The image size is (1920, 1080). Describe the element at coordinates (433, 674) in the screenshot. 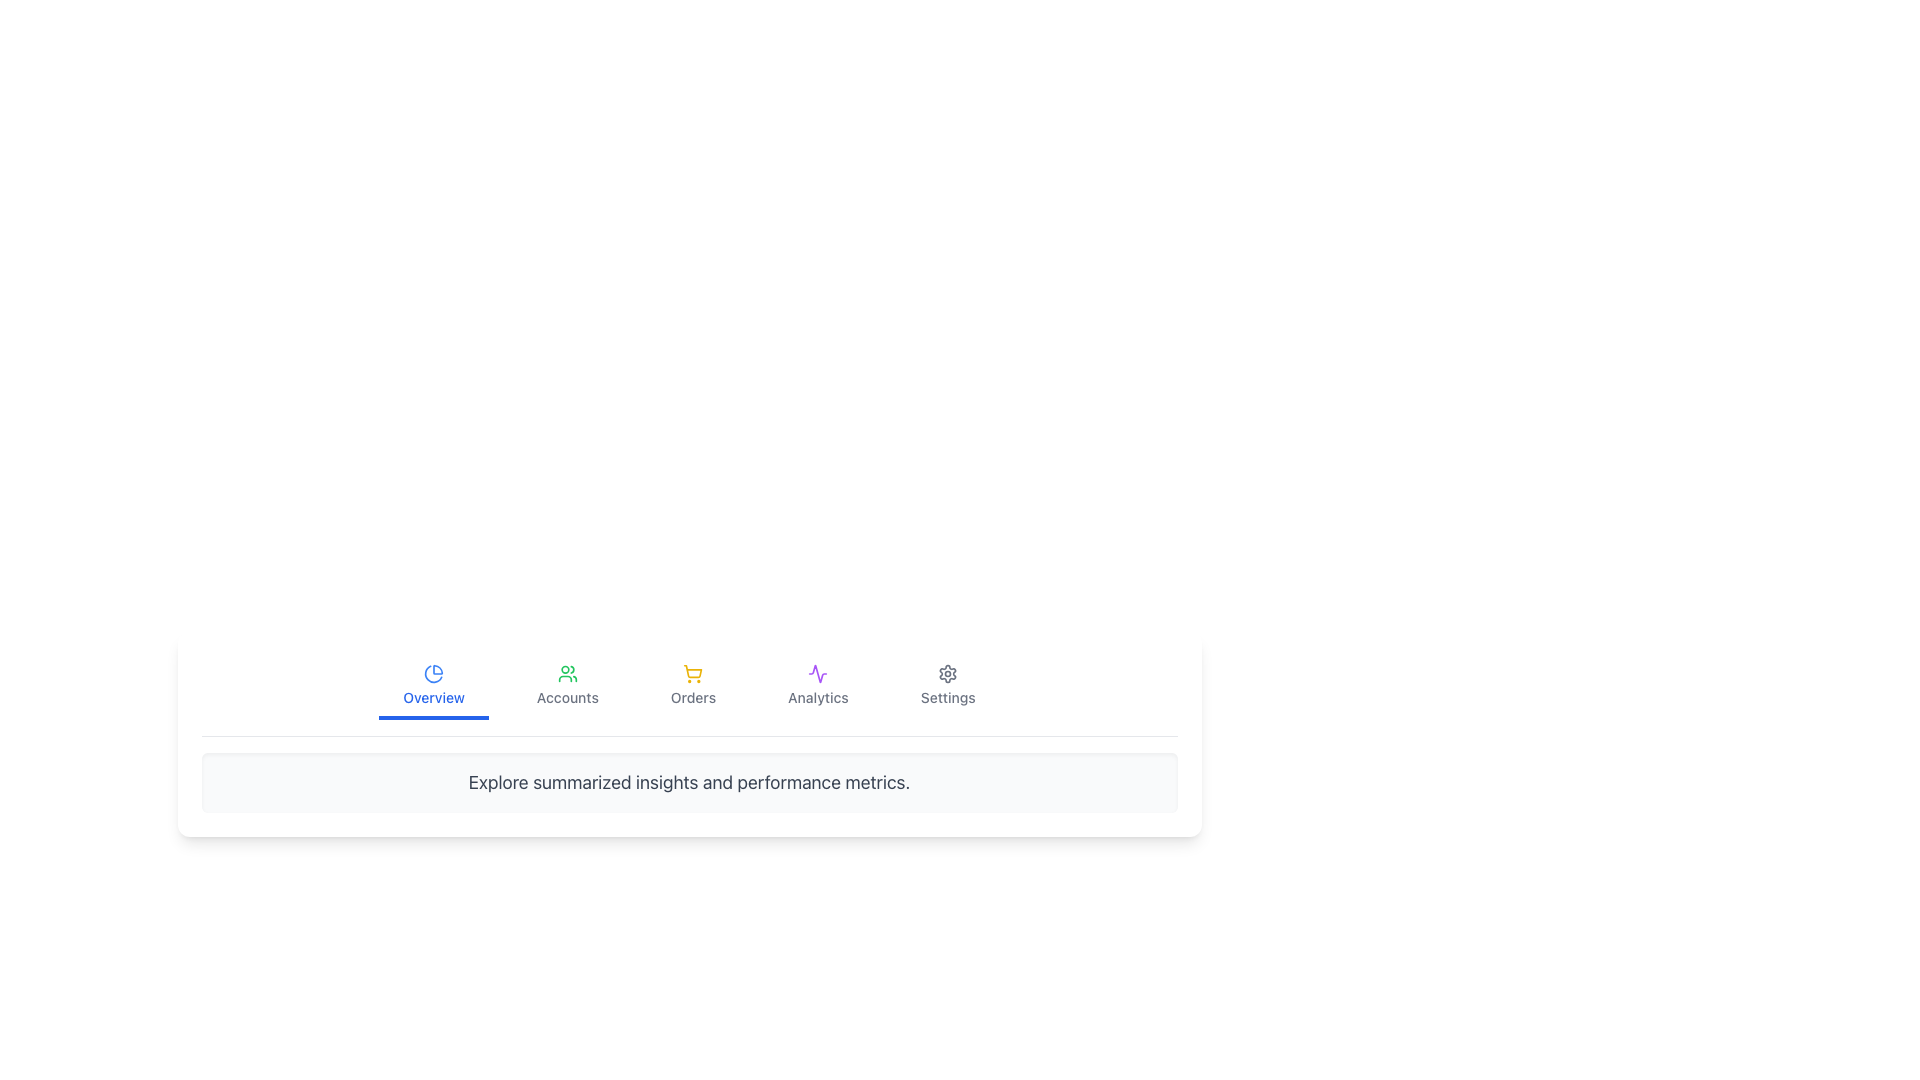

I see `the pie chart icon, a circular blue icon divided by a line, located above the 'Overview' text in the navigation bar` at that location.